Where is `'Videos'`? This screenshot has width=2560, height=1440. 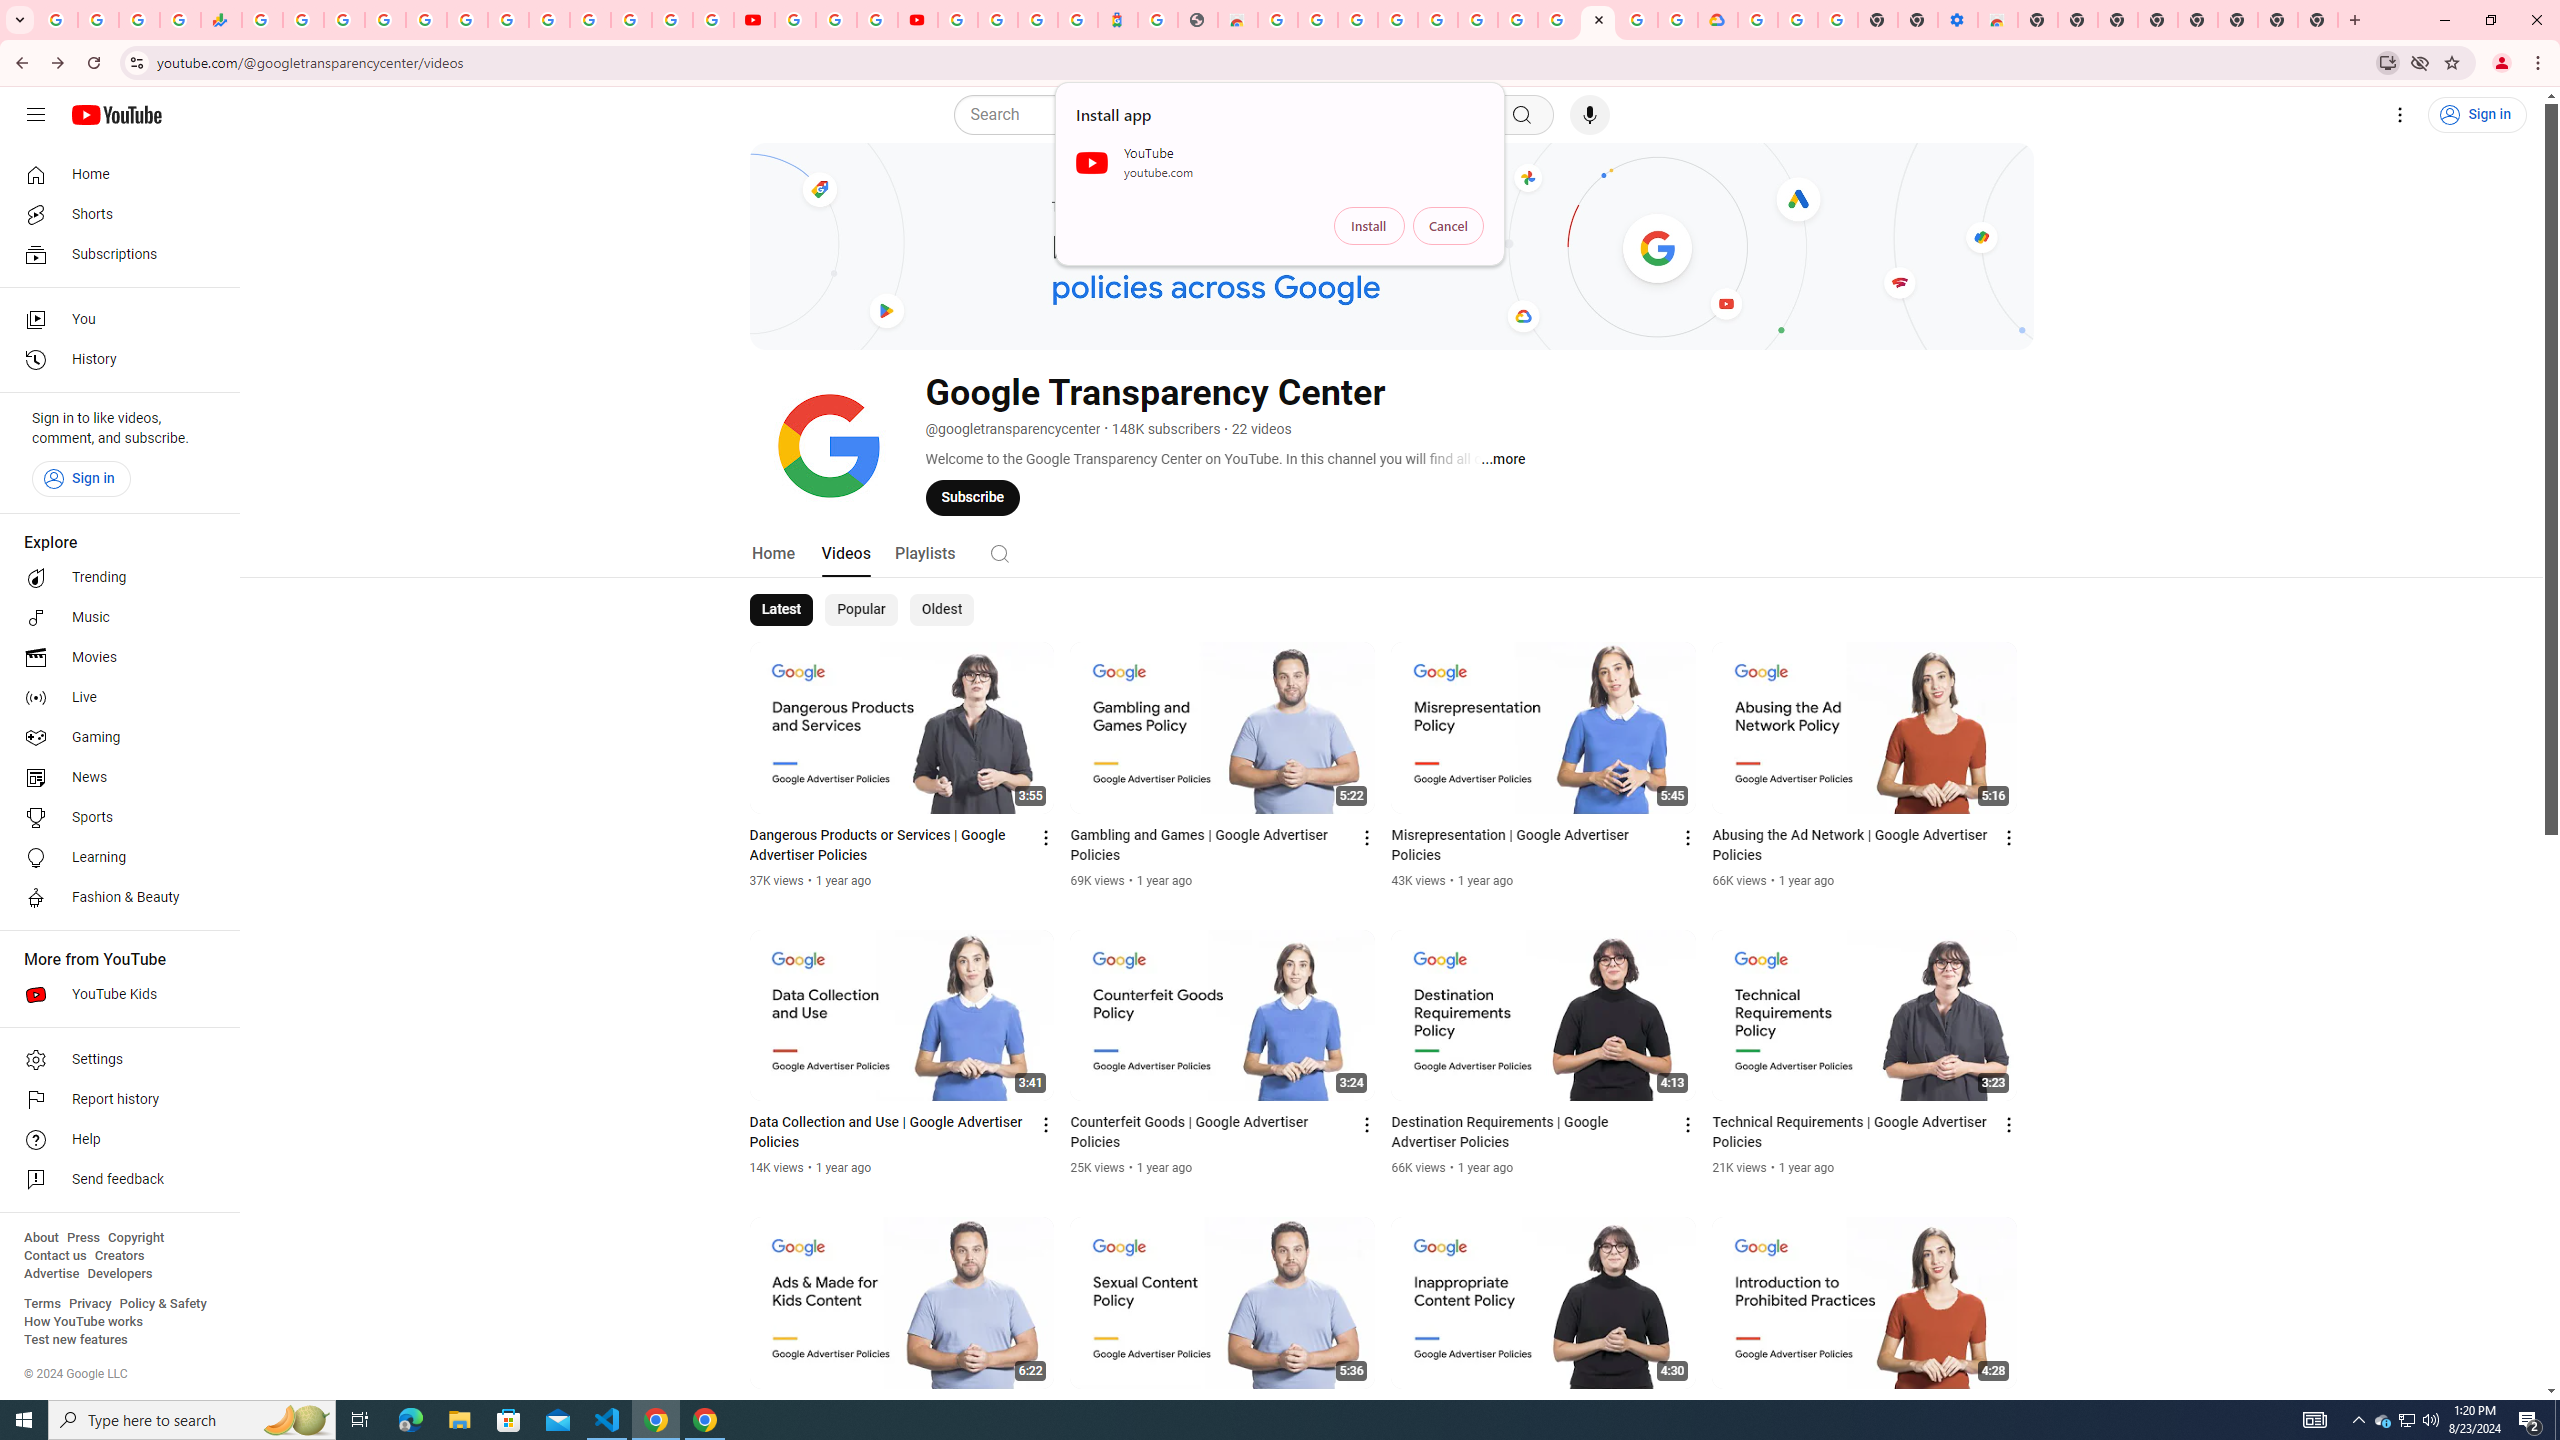
'Videos' is located at coordinates (845, 551).